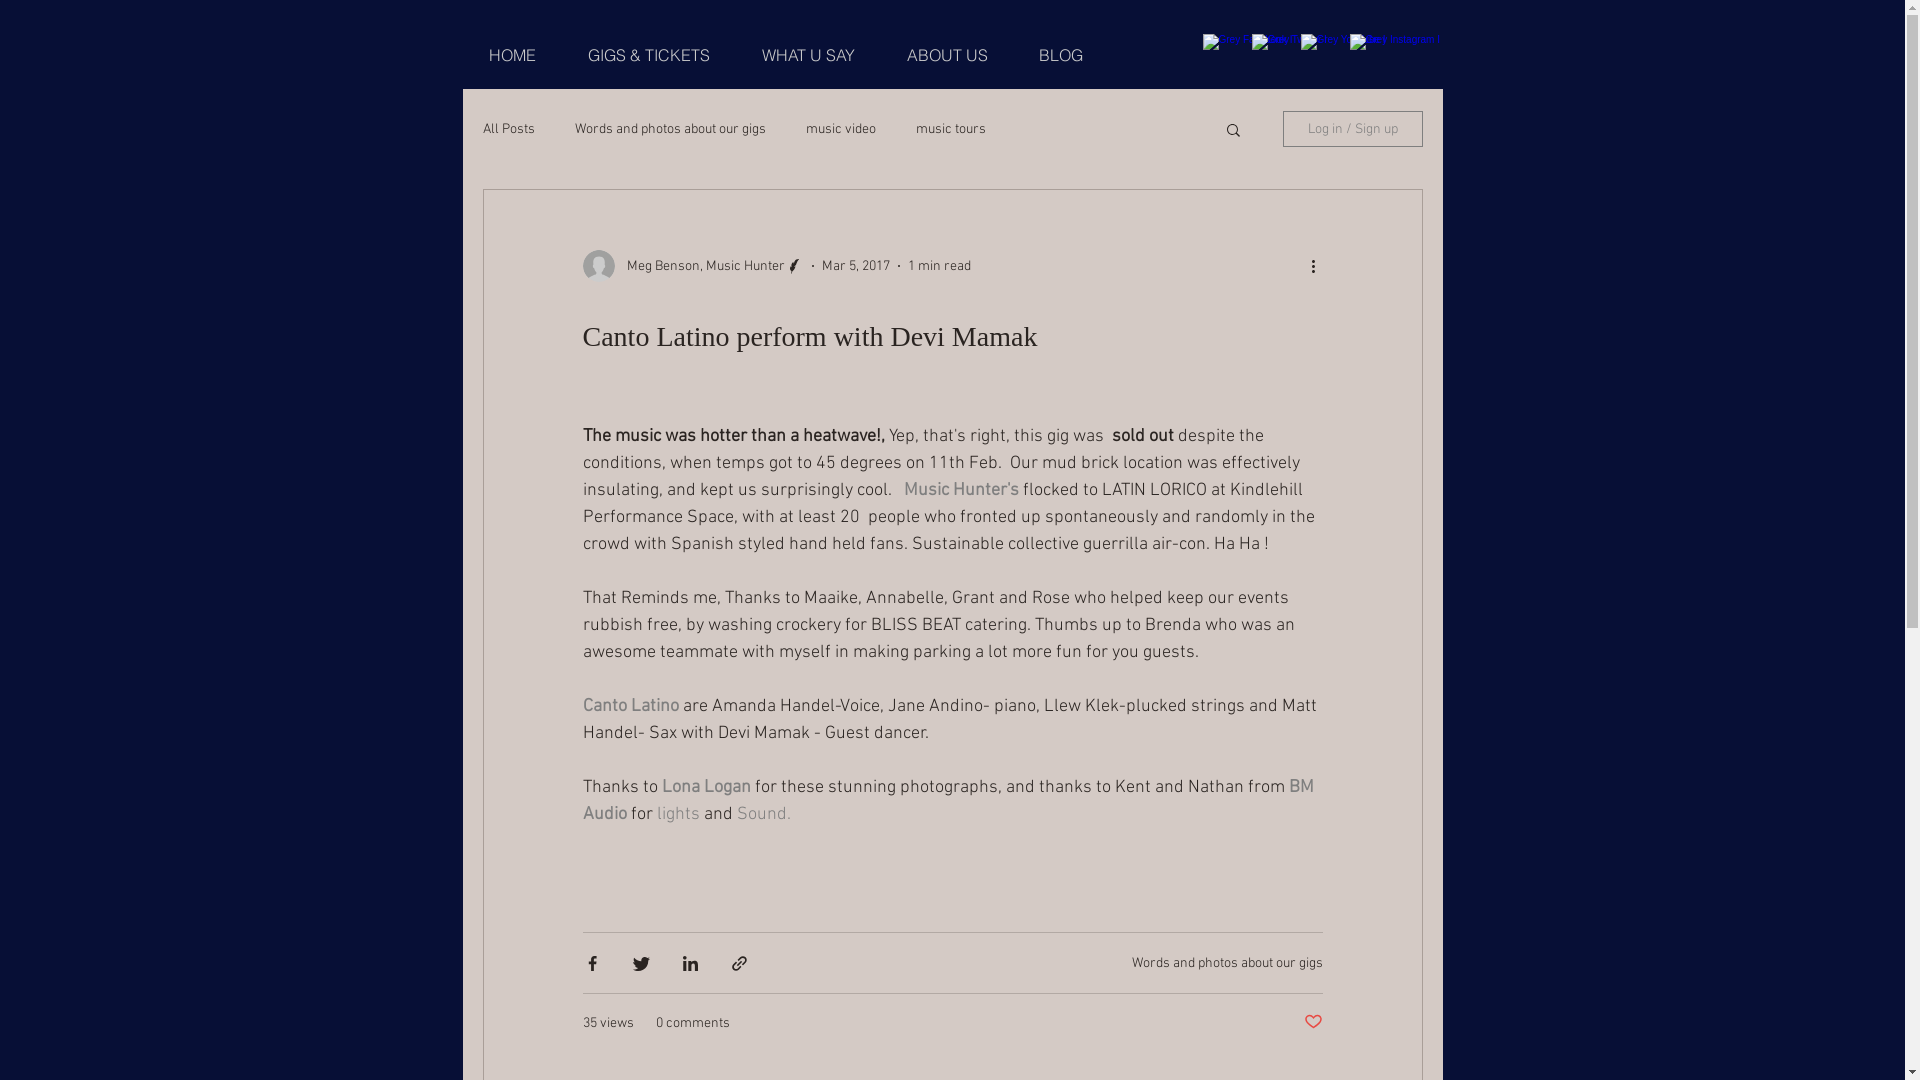 The height and width of the screenshot is (1080, 1920). I want to click on 'Sound.', so click(762, 814).